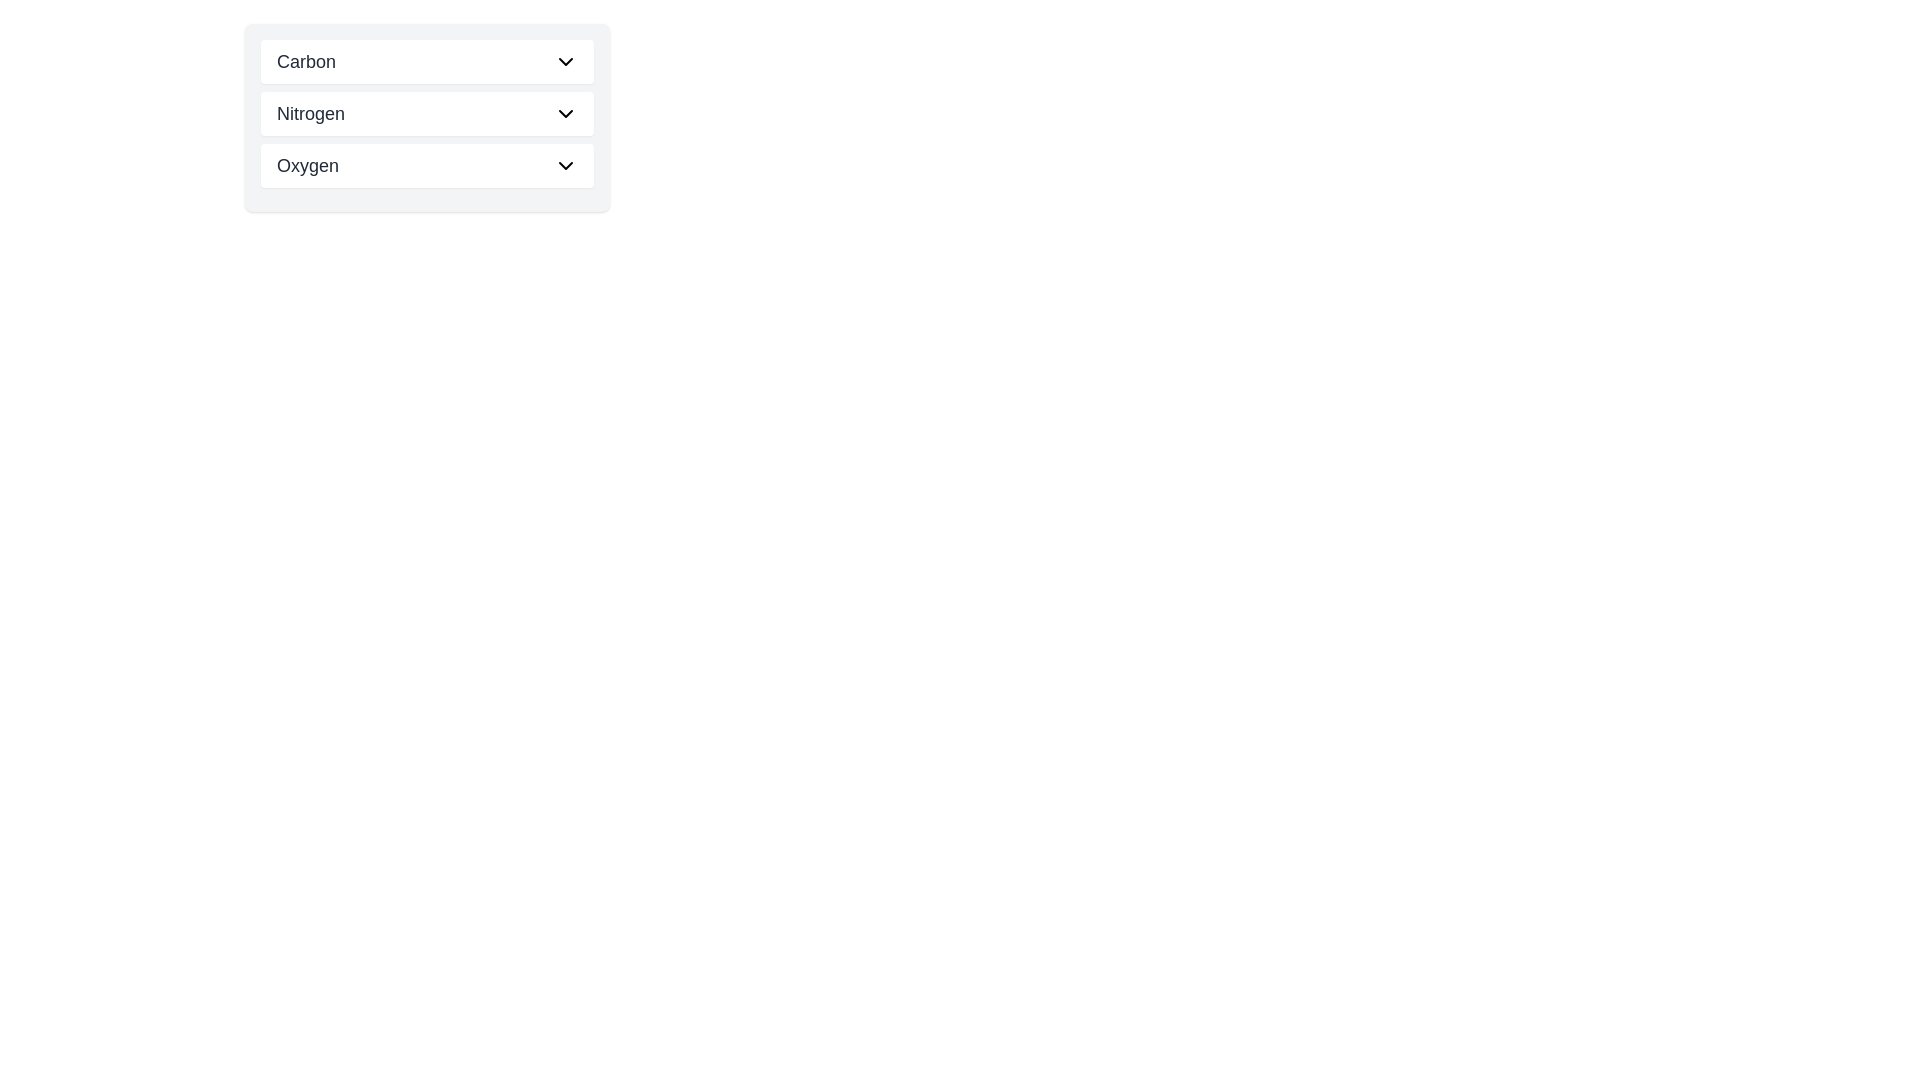  I want to click on the downward-facing chevron icon within the 'Oxygen' button, so click(565, 164).